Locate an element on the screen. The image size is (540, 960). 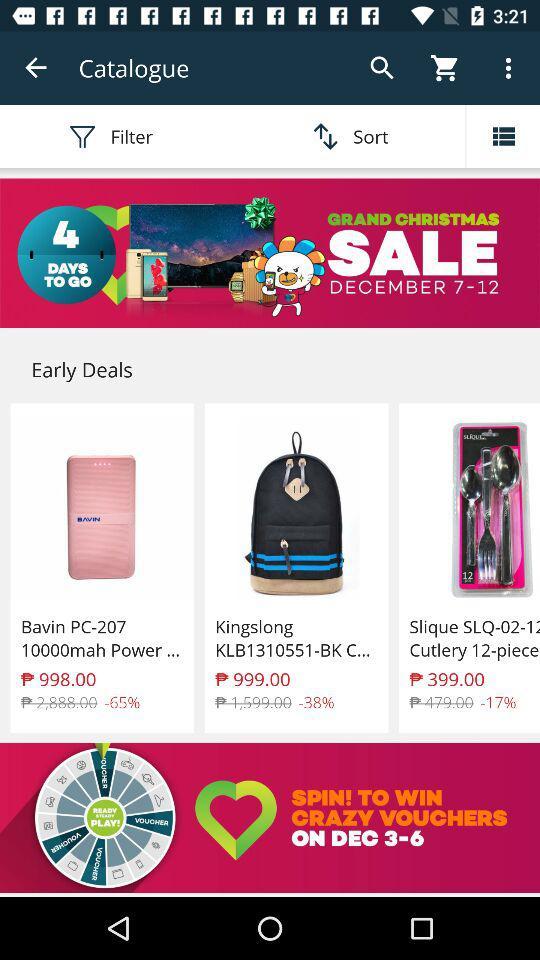
spin a wheel on lazada to earn a voucher is located at coordinates (270, 818).